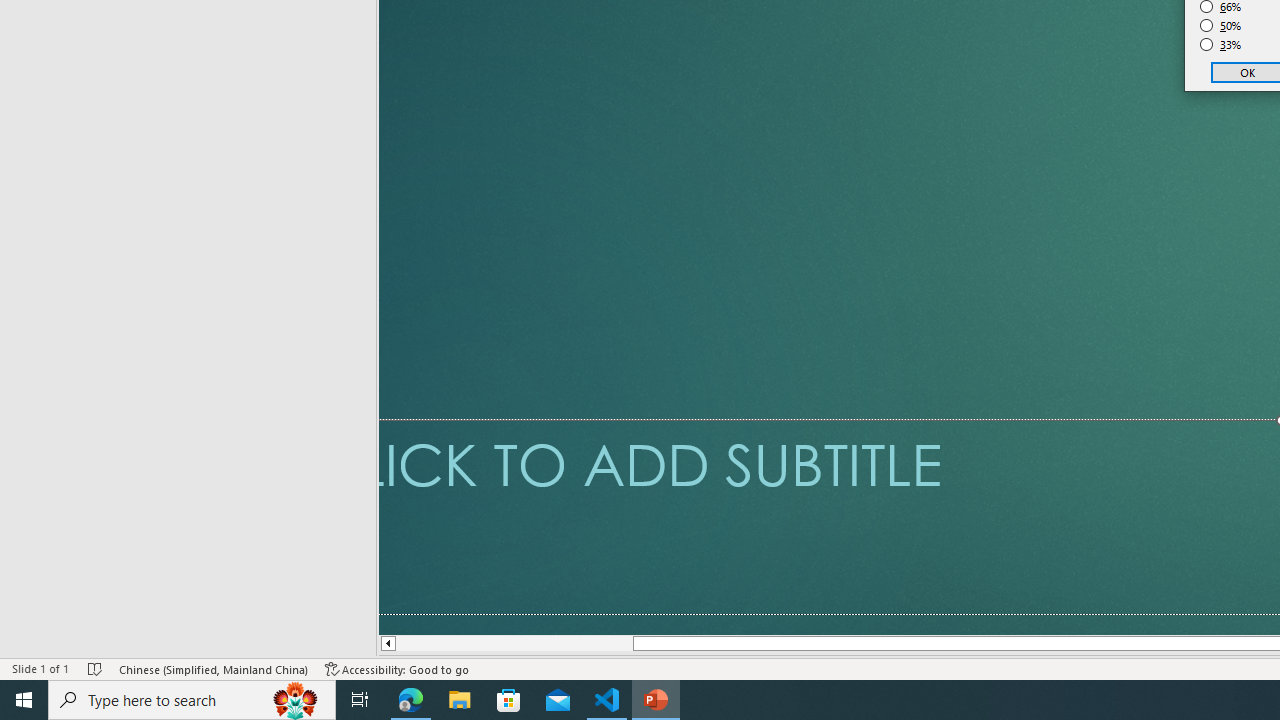  What do you see at coordinates (397, 669) in the screenshot?
I see `'Accessibility Checker Accessibility: Good to go'` at bounding box center [397, 669].